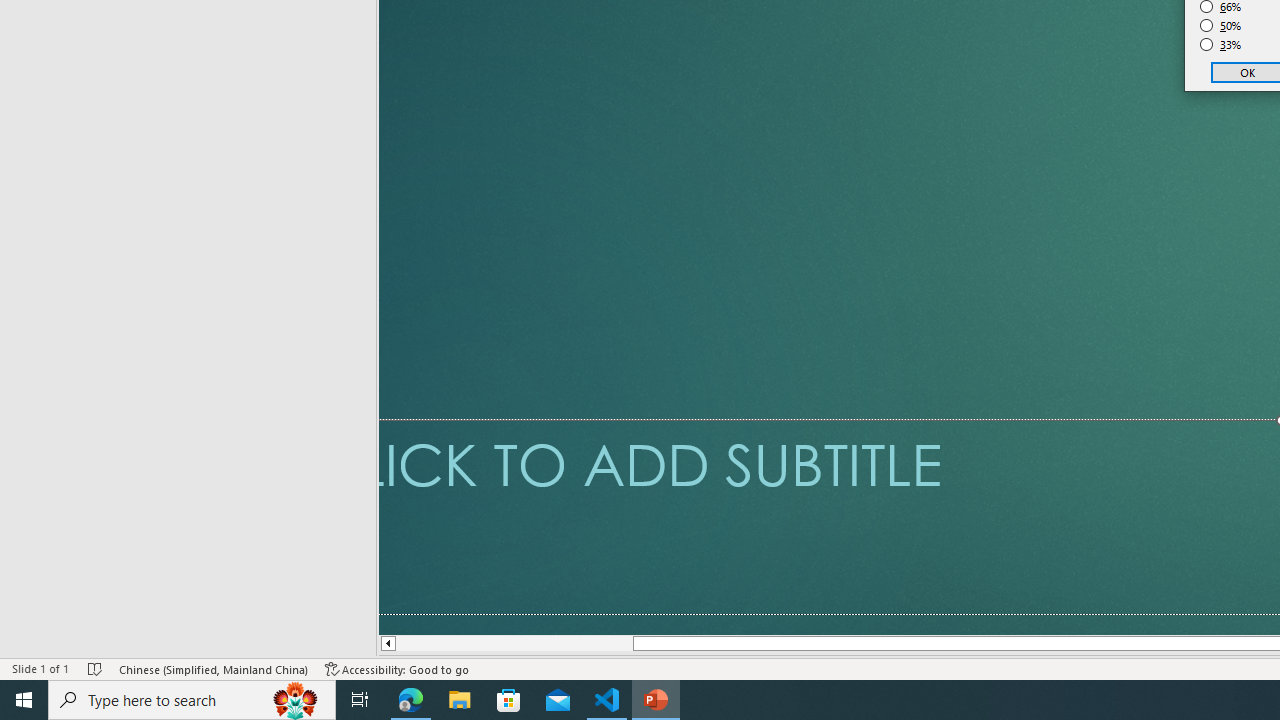  What do you see at coordinates (397, 669) in the screenshot?
I see `'Accessibility Checker Accessibility: Good to go'` at bounding box center [397, 669].